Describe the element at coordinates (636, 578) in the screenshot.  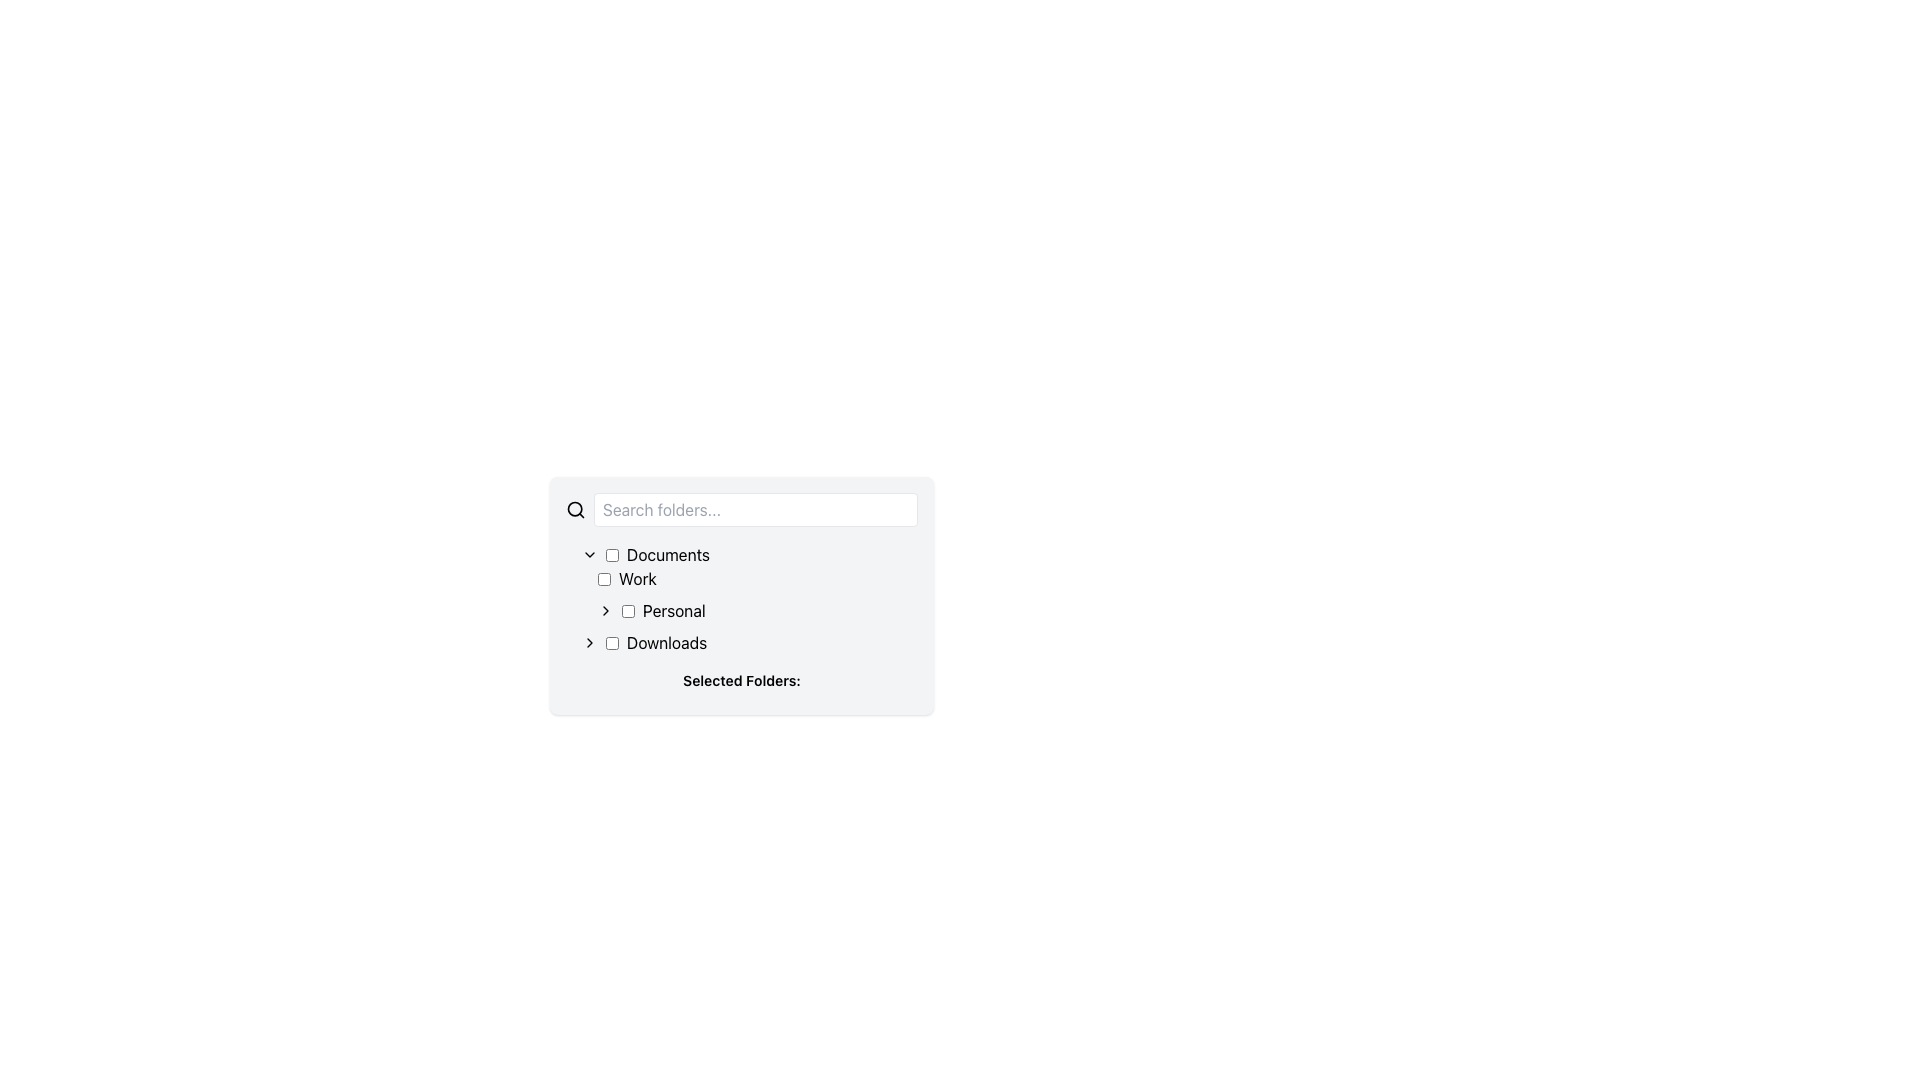
I see `the text label displaying 'Work' which is aligned to the right of a checkbox in the vertical file list interface` at that location.